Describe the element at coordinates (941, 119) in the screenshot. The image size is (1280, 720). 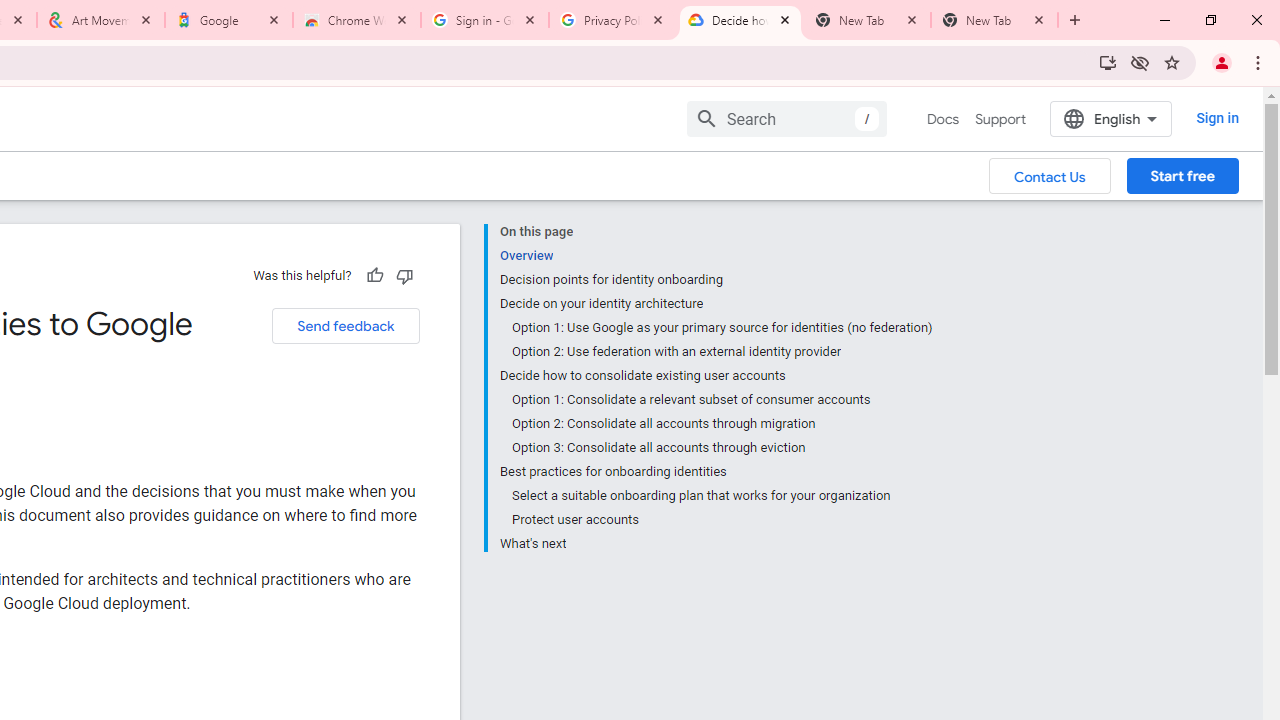
I see `'Docs, selected'` at that location.